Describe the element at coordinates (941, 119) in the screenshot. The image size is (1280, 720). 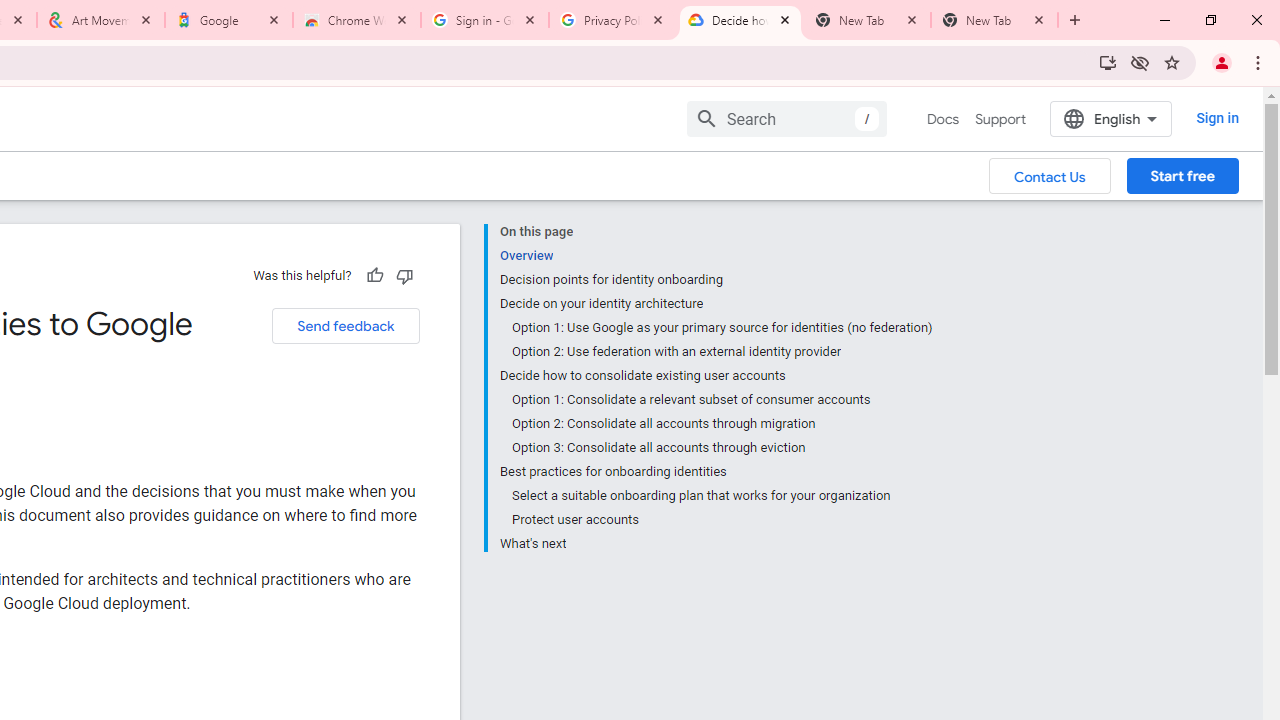
I see `'Docs, selected'` at that location.